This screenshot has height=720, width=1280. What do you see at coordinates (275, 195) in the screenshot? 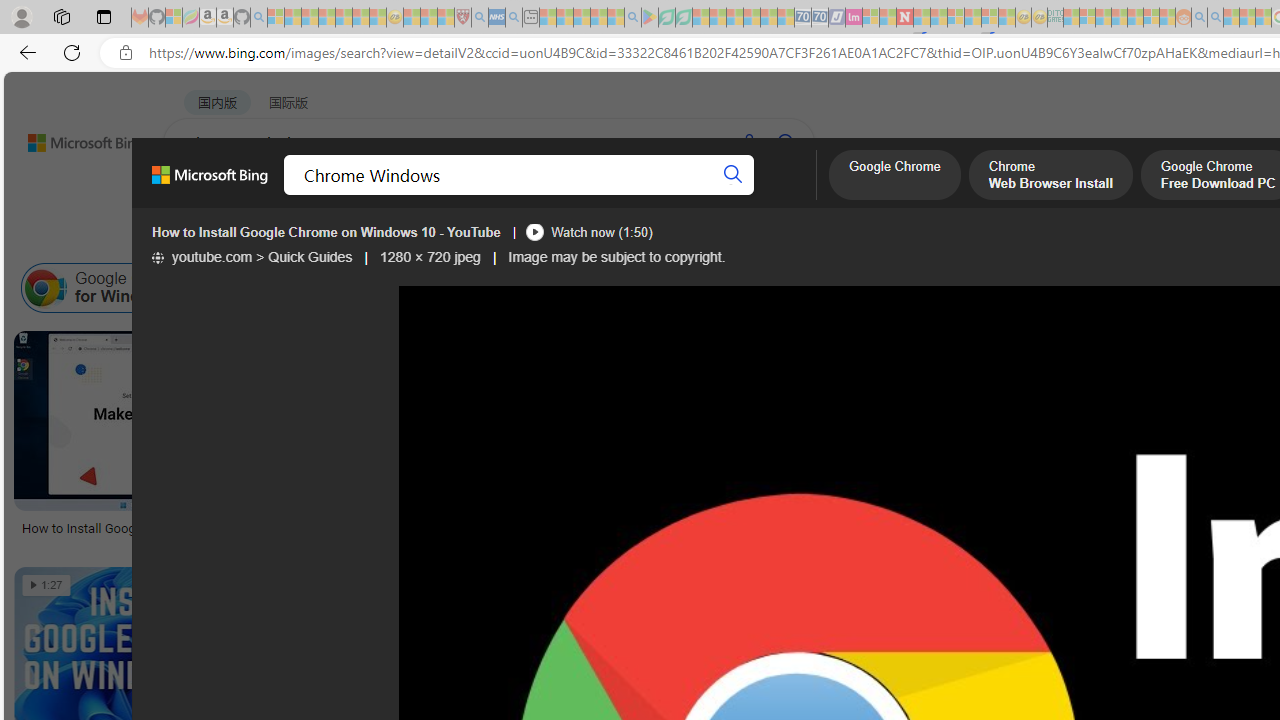
I see `'MY BING'` at bounding box center [275, 195].